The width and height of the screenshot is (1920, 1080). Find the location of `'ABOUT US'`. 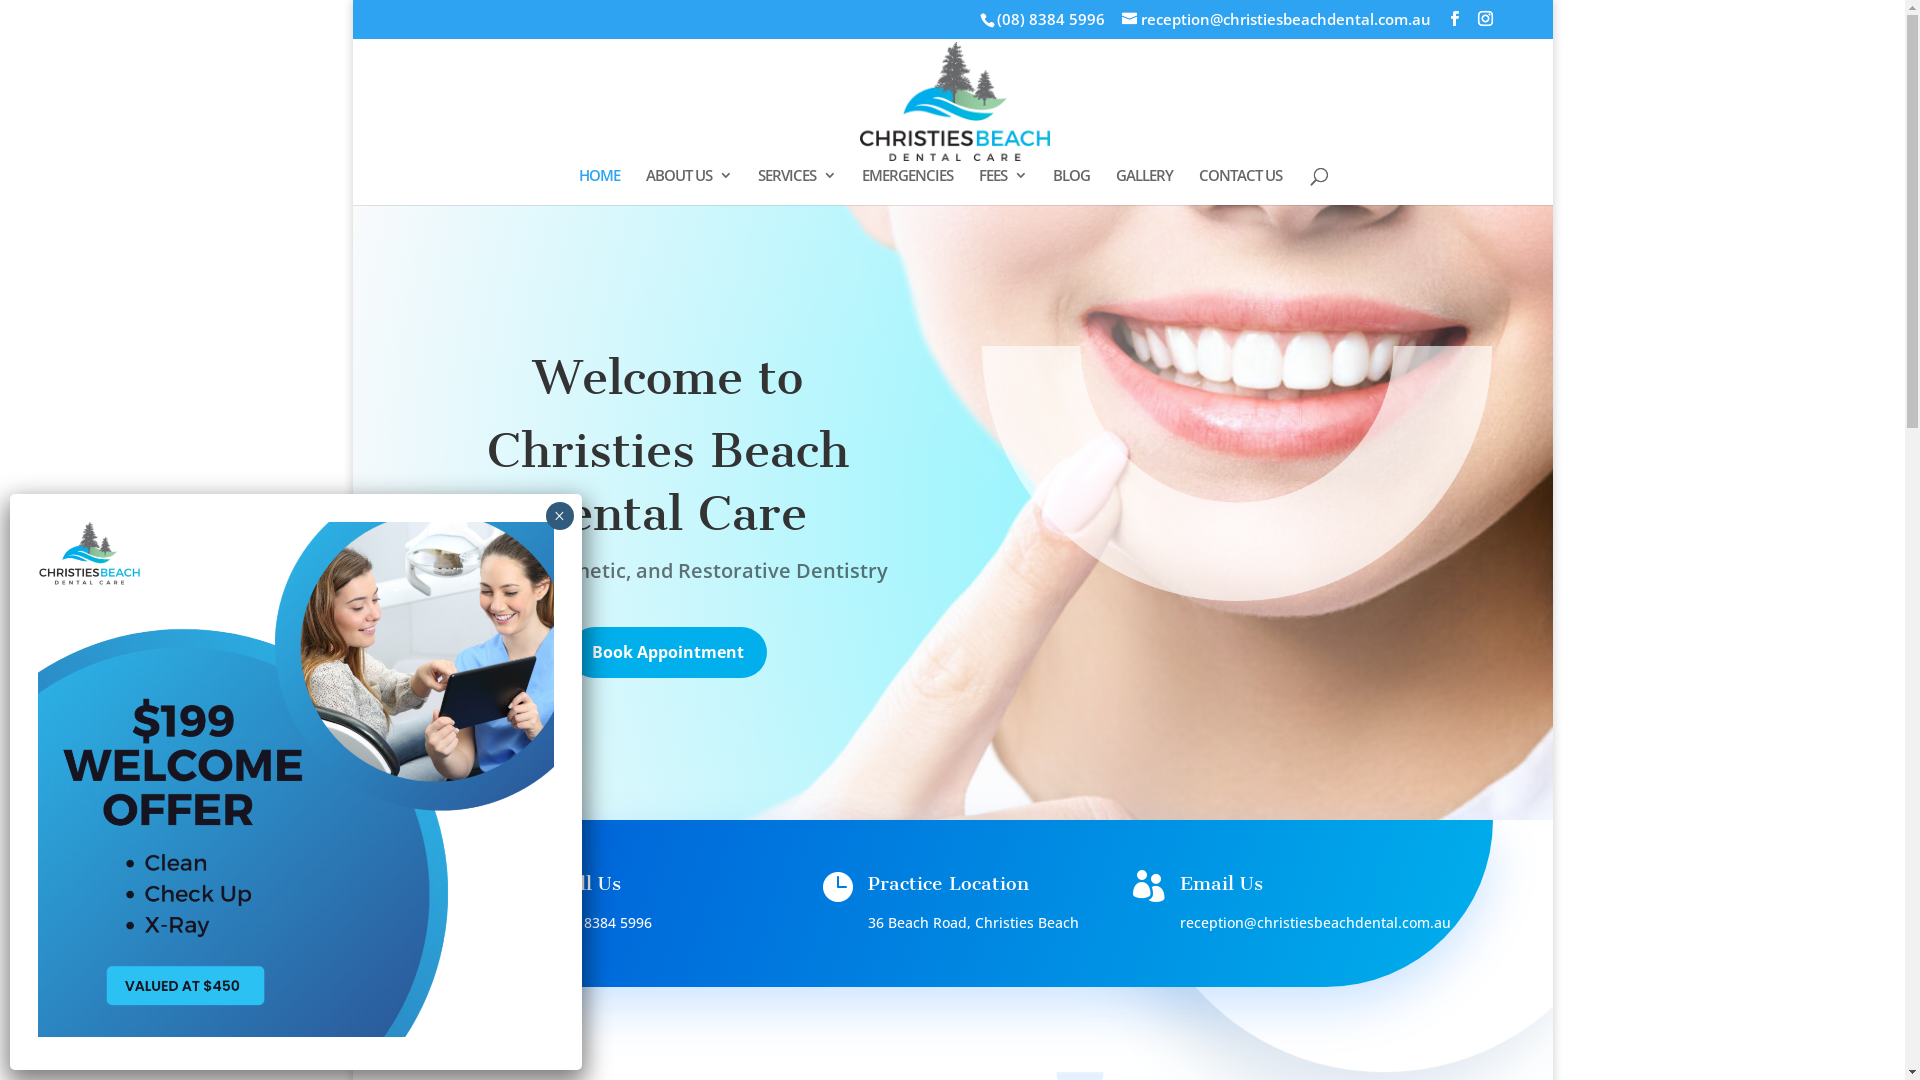

'ABOUT US' is located at coordinates (689, 186).